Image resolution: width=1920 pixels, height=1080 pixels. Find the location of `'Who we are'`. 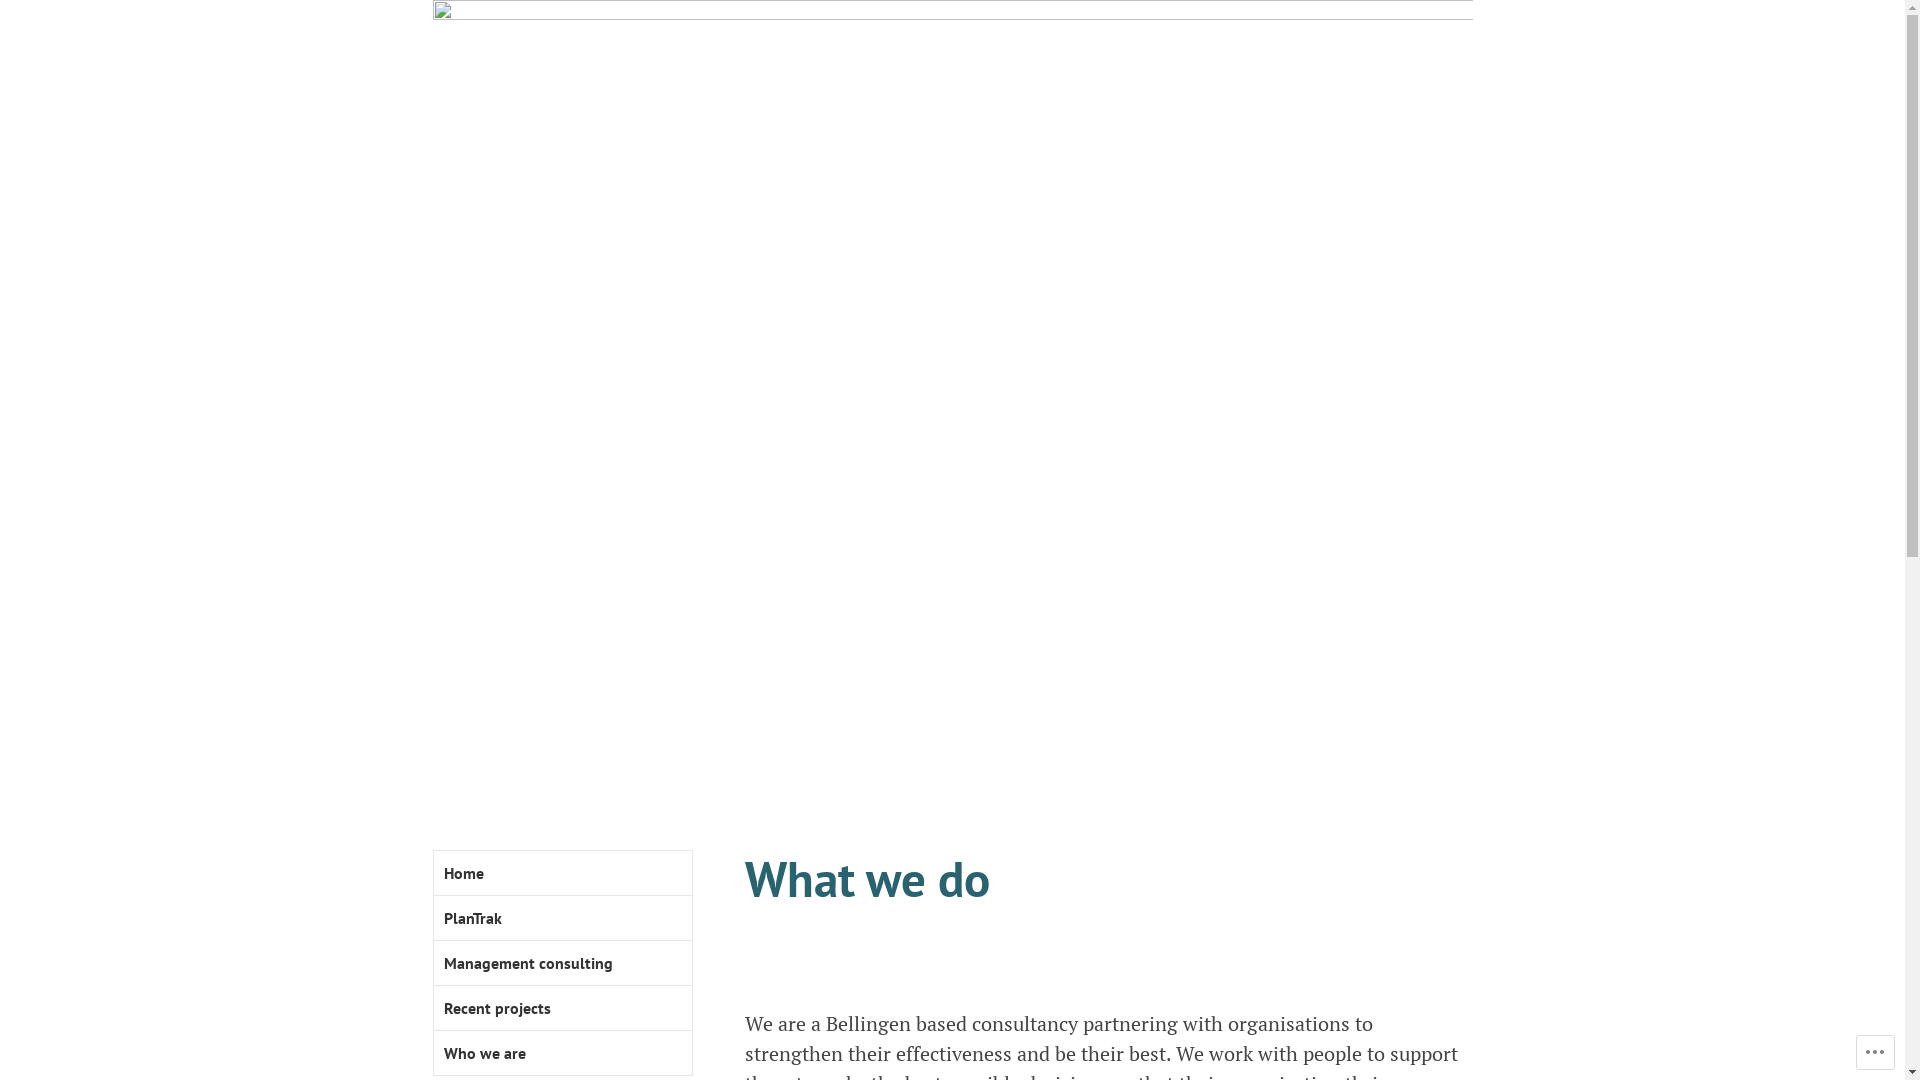

'Who we are' is located at coordinates (561, 1052).